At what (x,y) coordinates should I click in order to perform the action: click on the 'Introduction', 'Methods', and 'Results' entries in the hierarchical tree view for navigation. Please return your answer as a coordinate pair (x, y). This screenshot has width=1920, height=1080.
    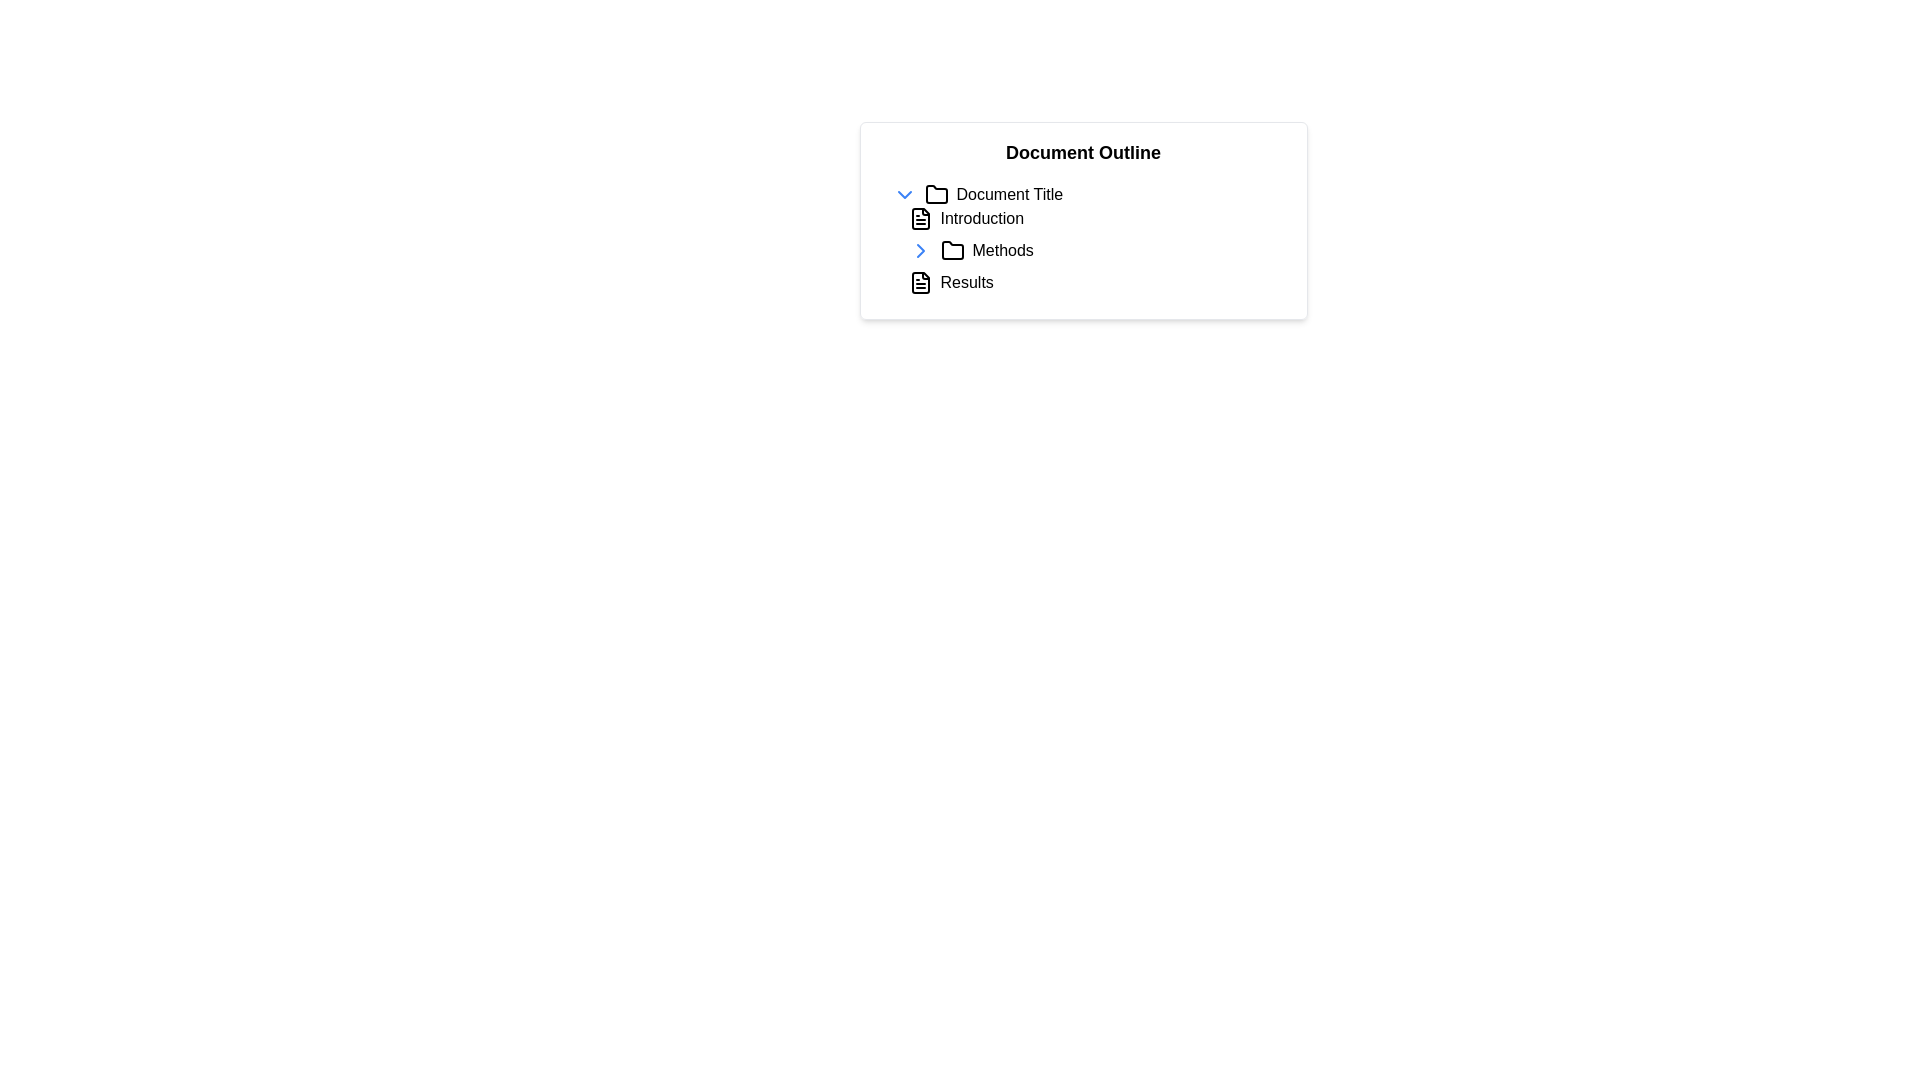
    Looking at the image, I should click on (1090, 249).